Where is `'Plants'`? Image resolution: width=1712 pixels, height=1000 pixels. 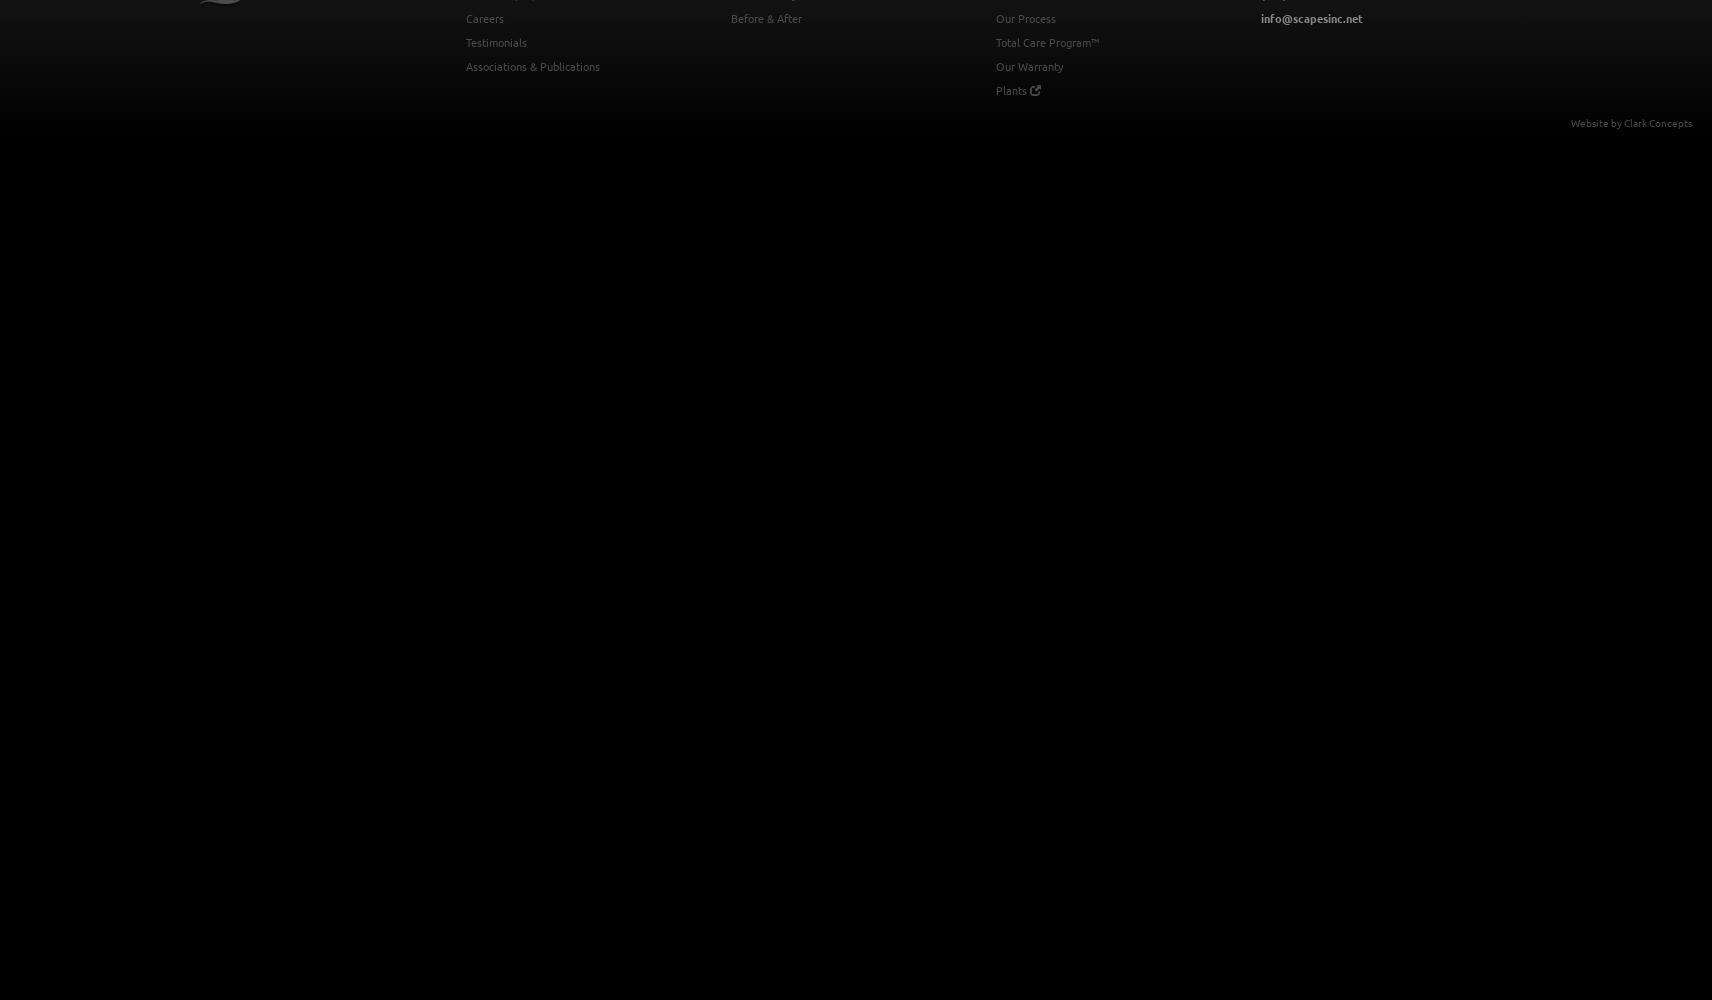
'Plants' is located at coordinates (1011, 89).